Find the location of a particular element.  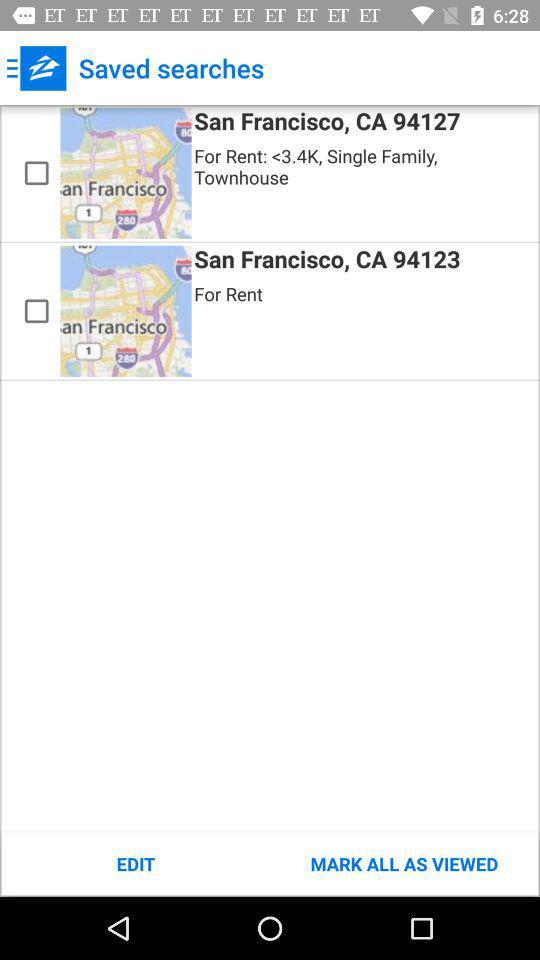

the icon next to edit icon is located at coordinates (404, 863).